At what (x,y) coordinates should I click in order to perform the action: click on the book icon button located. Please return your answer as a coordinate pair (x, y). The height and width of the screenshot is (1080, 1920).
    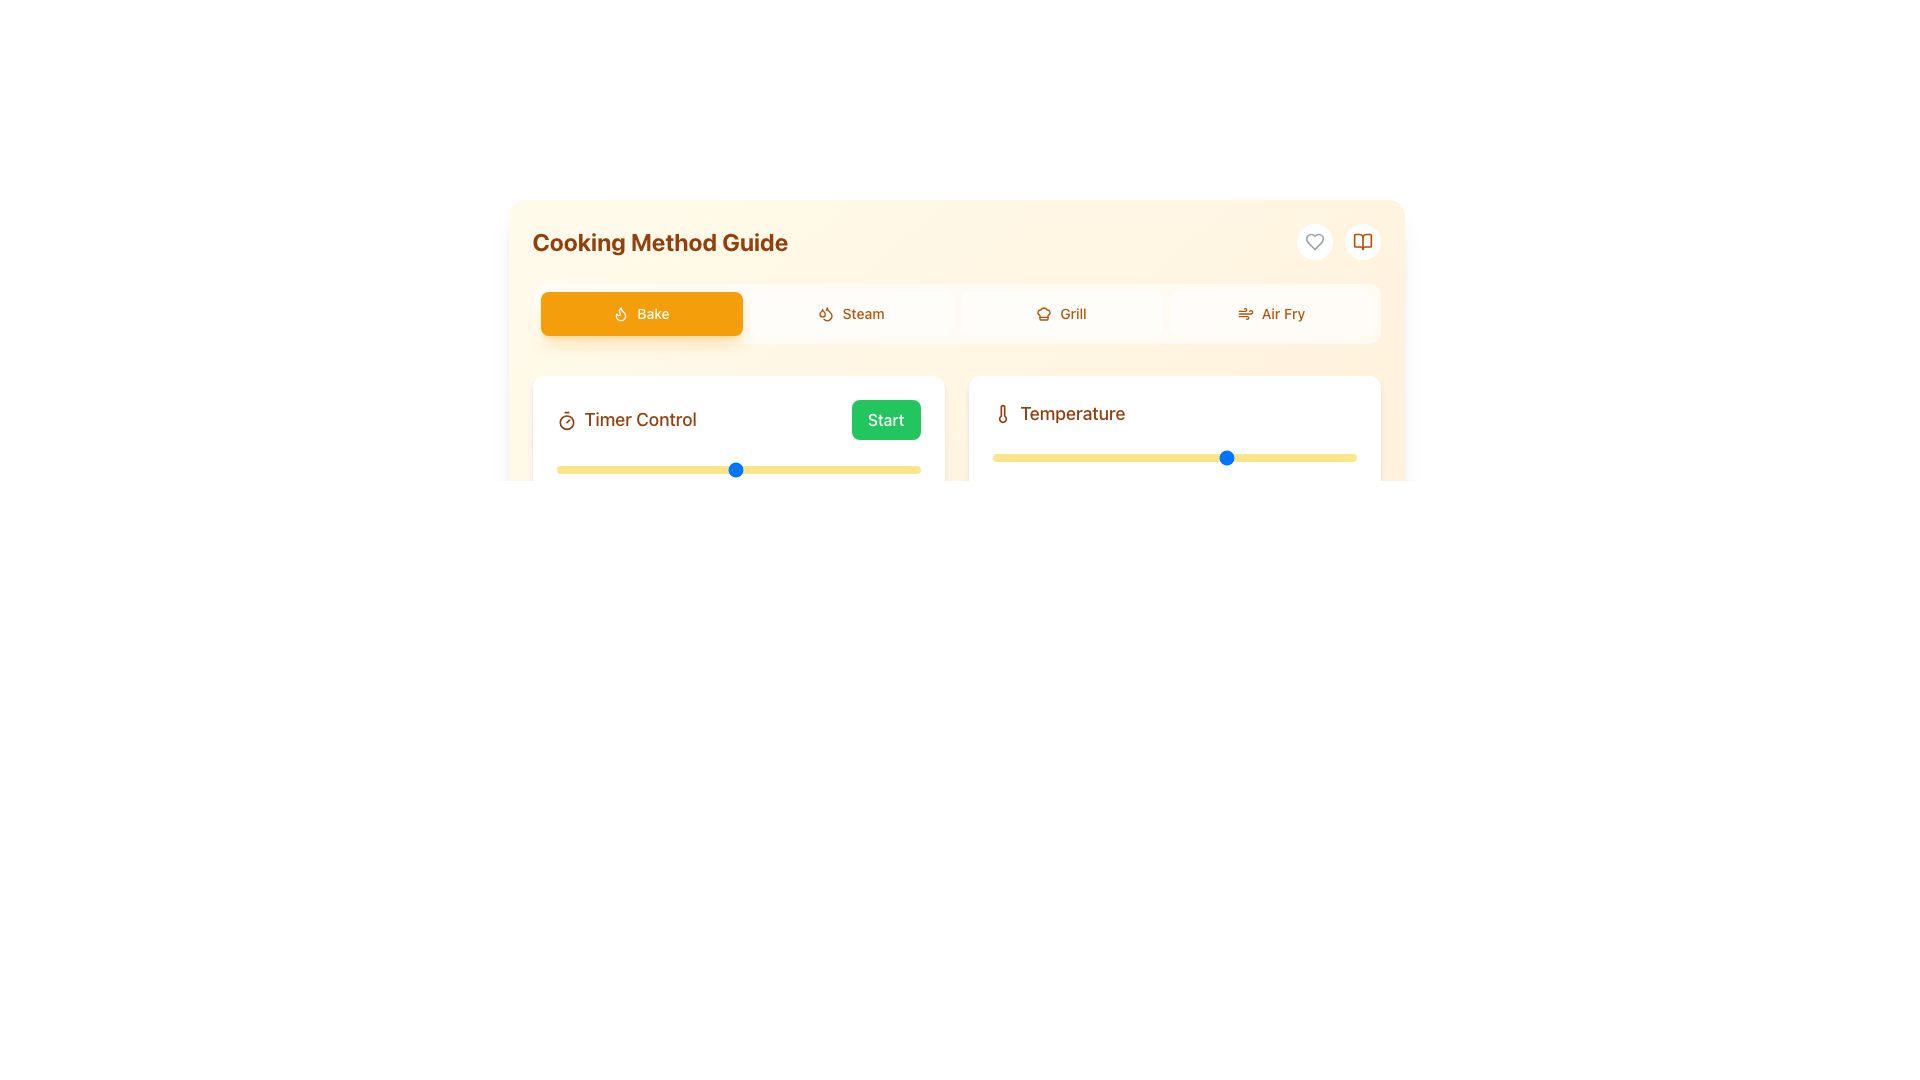
    Looking at the image, I should click on (1361, 241).